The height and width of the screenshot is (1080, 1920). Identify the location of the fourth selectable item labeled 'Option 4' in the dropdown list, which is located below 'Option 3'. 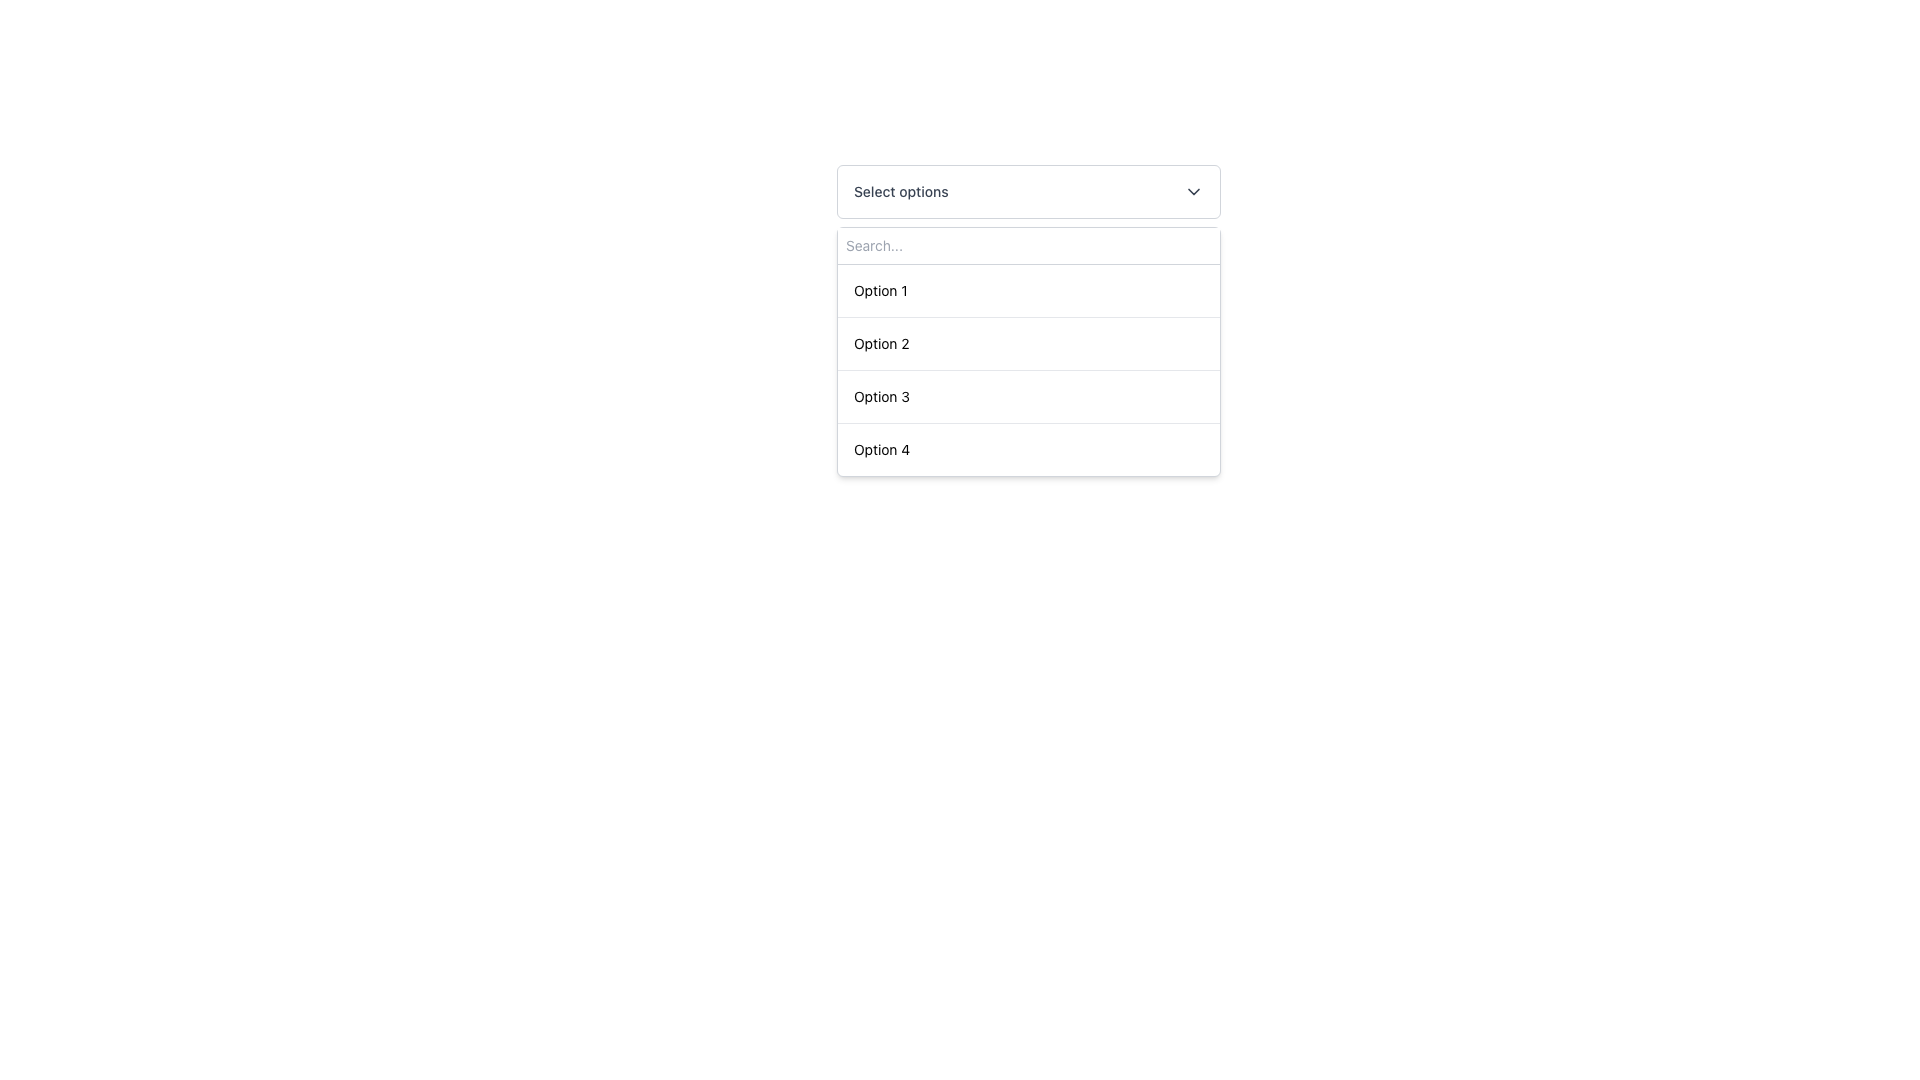
(881, 450).